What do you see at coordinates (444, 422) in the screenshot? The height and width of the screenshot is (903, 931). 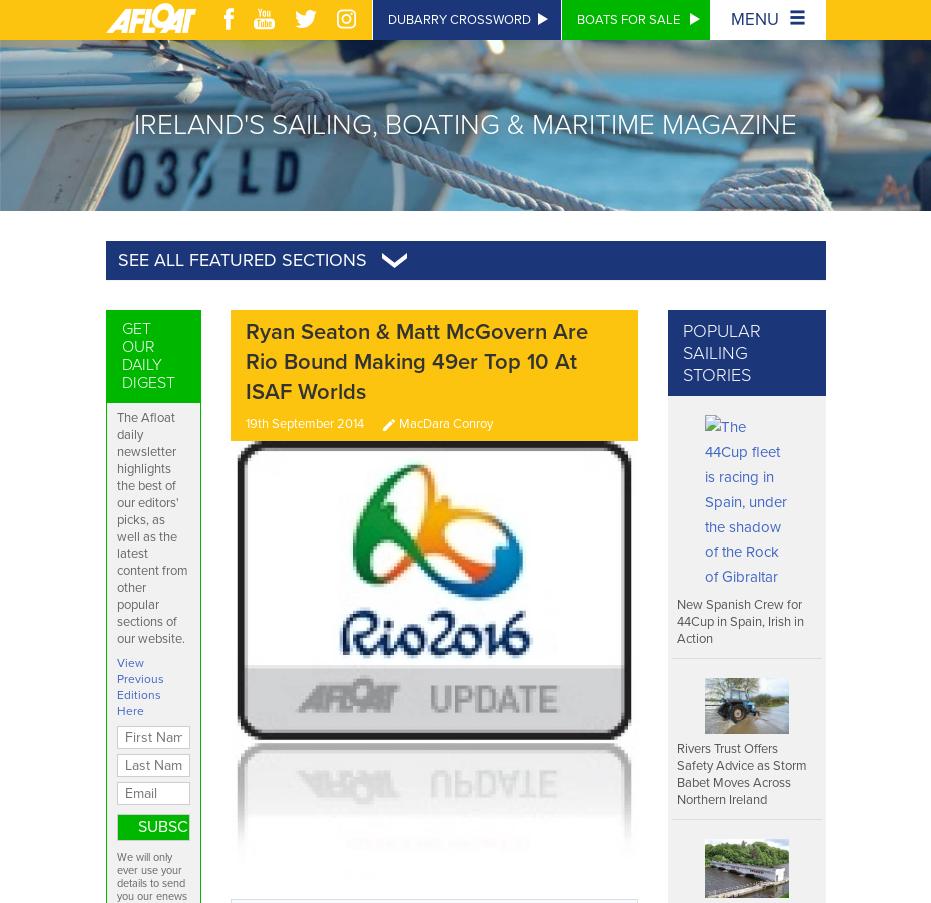 I see `'MacDara Conroy'` at bounding box center [444, 422].